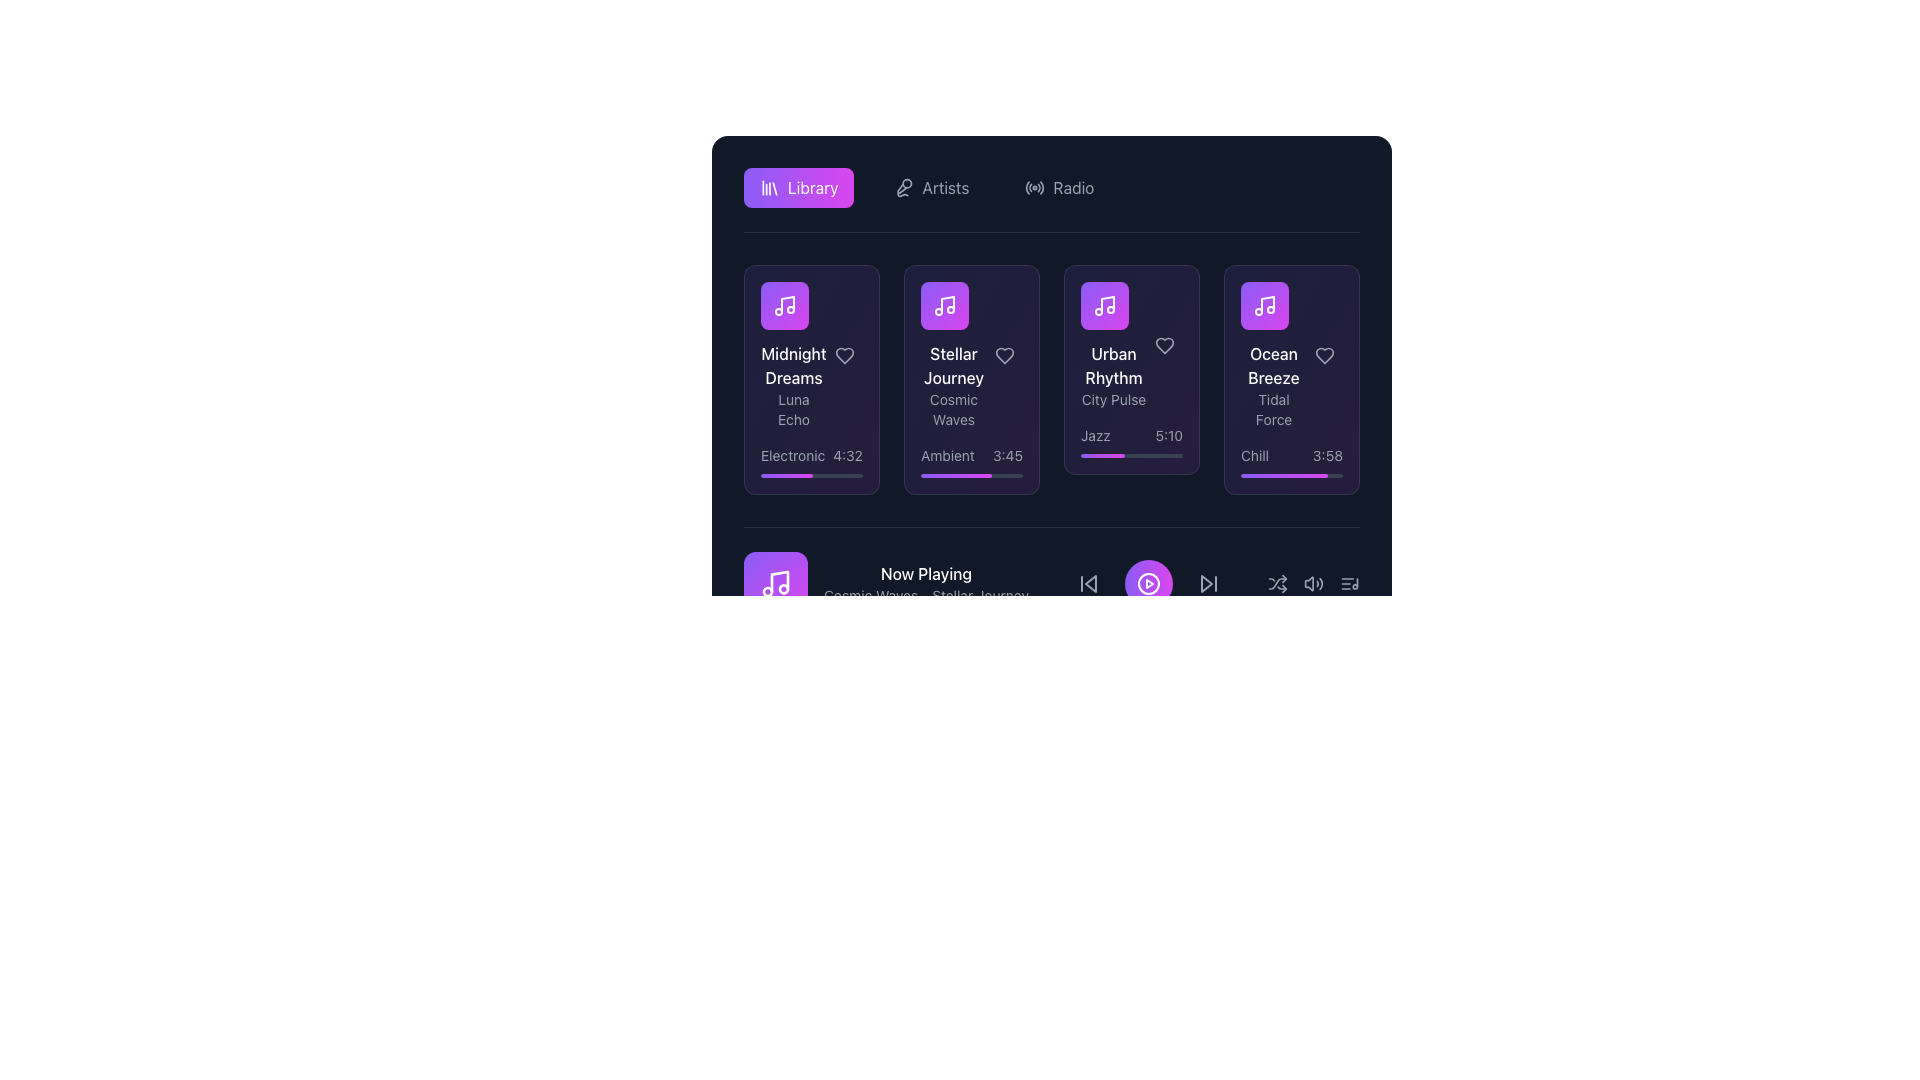 The height and width of the screenshot is (1080, 1920). What do you see at coordinates (1132, 441) in the screenshot?
I see `the progress bar status of the Information display component featuring the text 'Jazz' and duration '5:10', located in the lower segment of the 'Urban Rhythm' card` at bounding box center [1132, 441].